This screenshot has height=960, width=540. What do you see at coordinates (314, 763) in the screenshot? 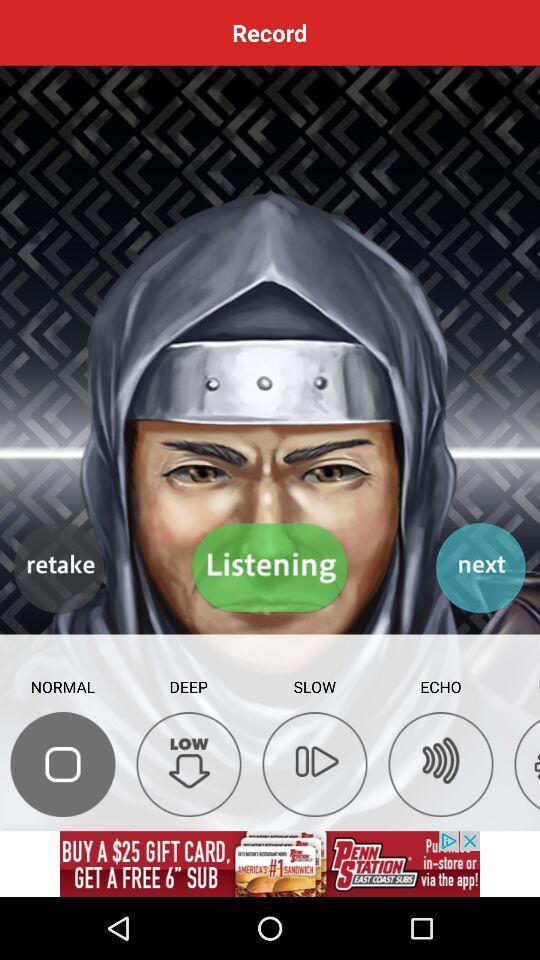
I see `paly` at bounding box center [314, 763].